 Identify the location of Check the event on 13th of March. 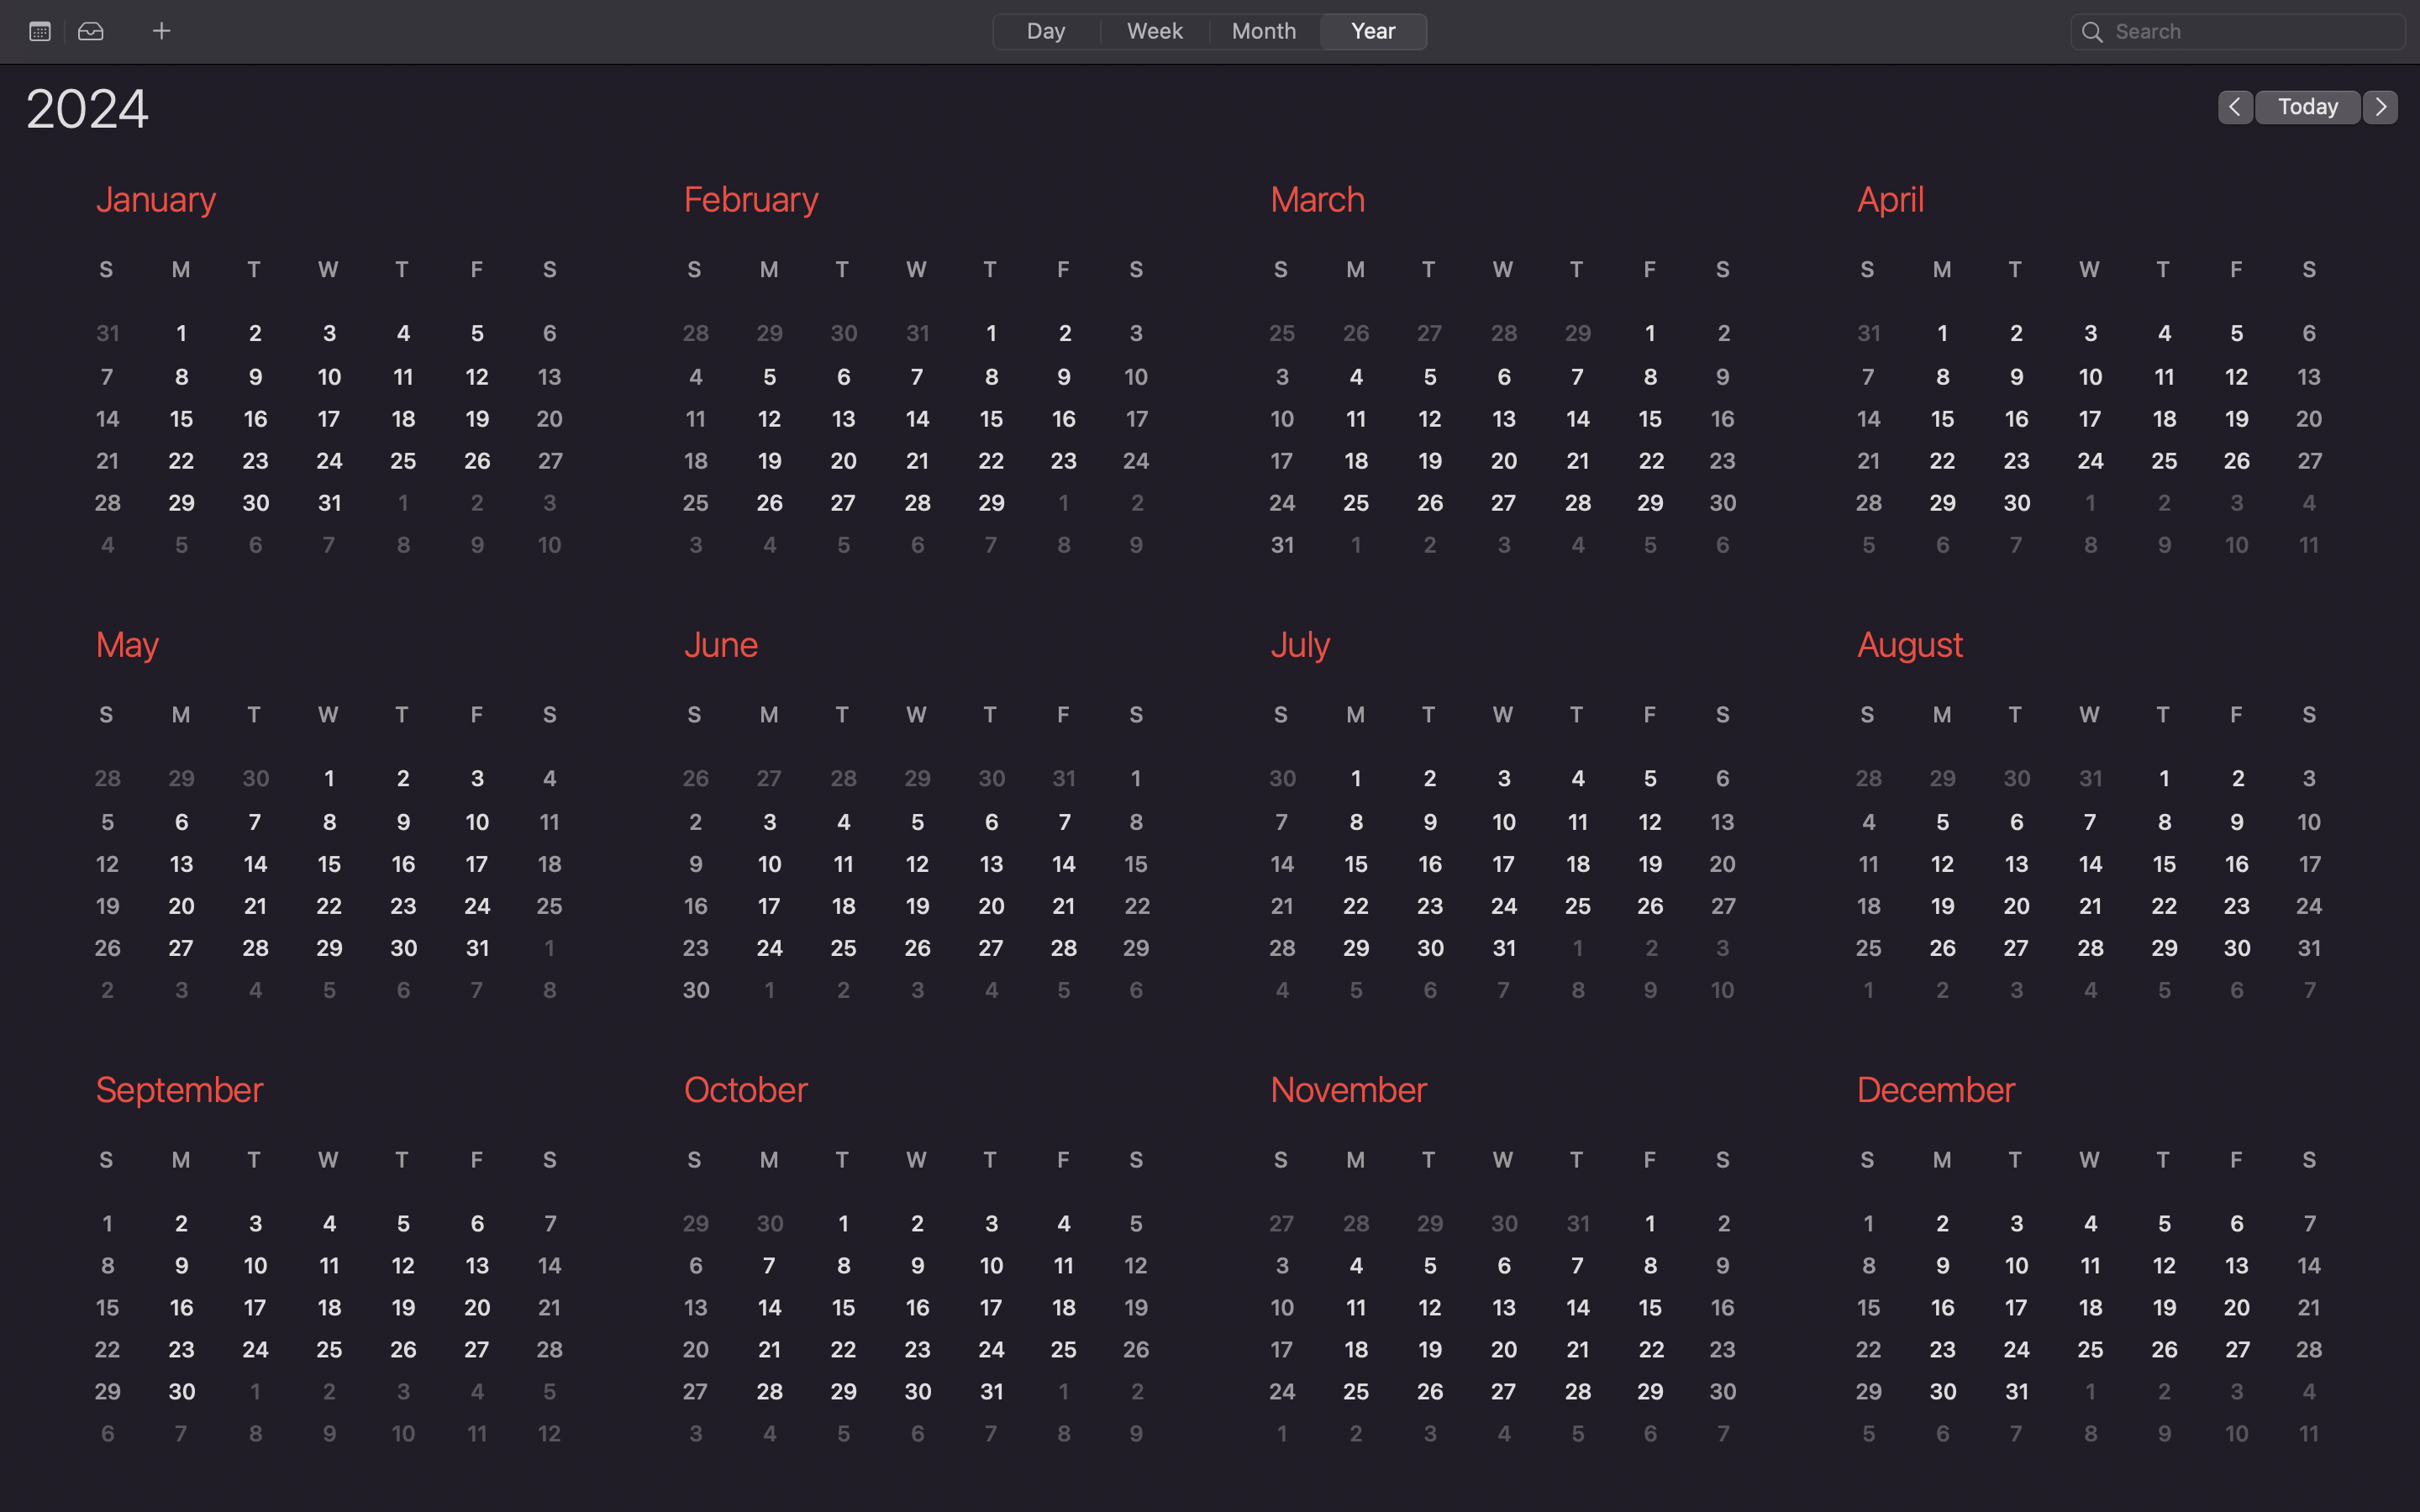
(1509, 419).